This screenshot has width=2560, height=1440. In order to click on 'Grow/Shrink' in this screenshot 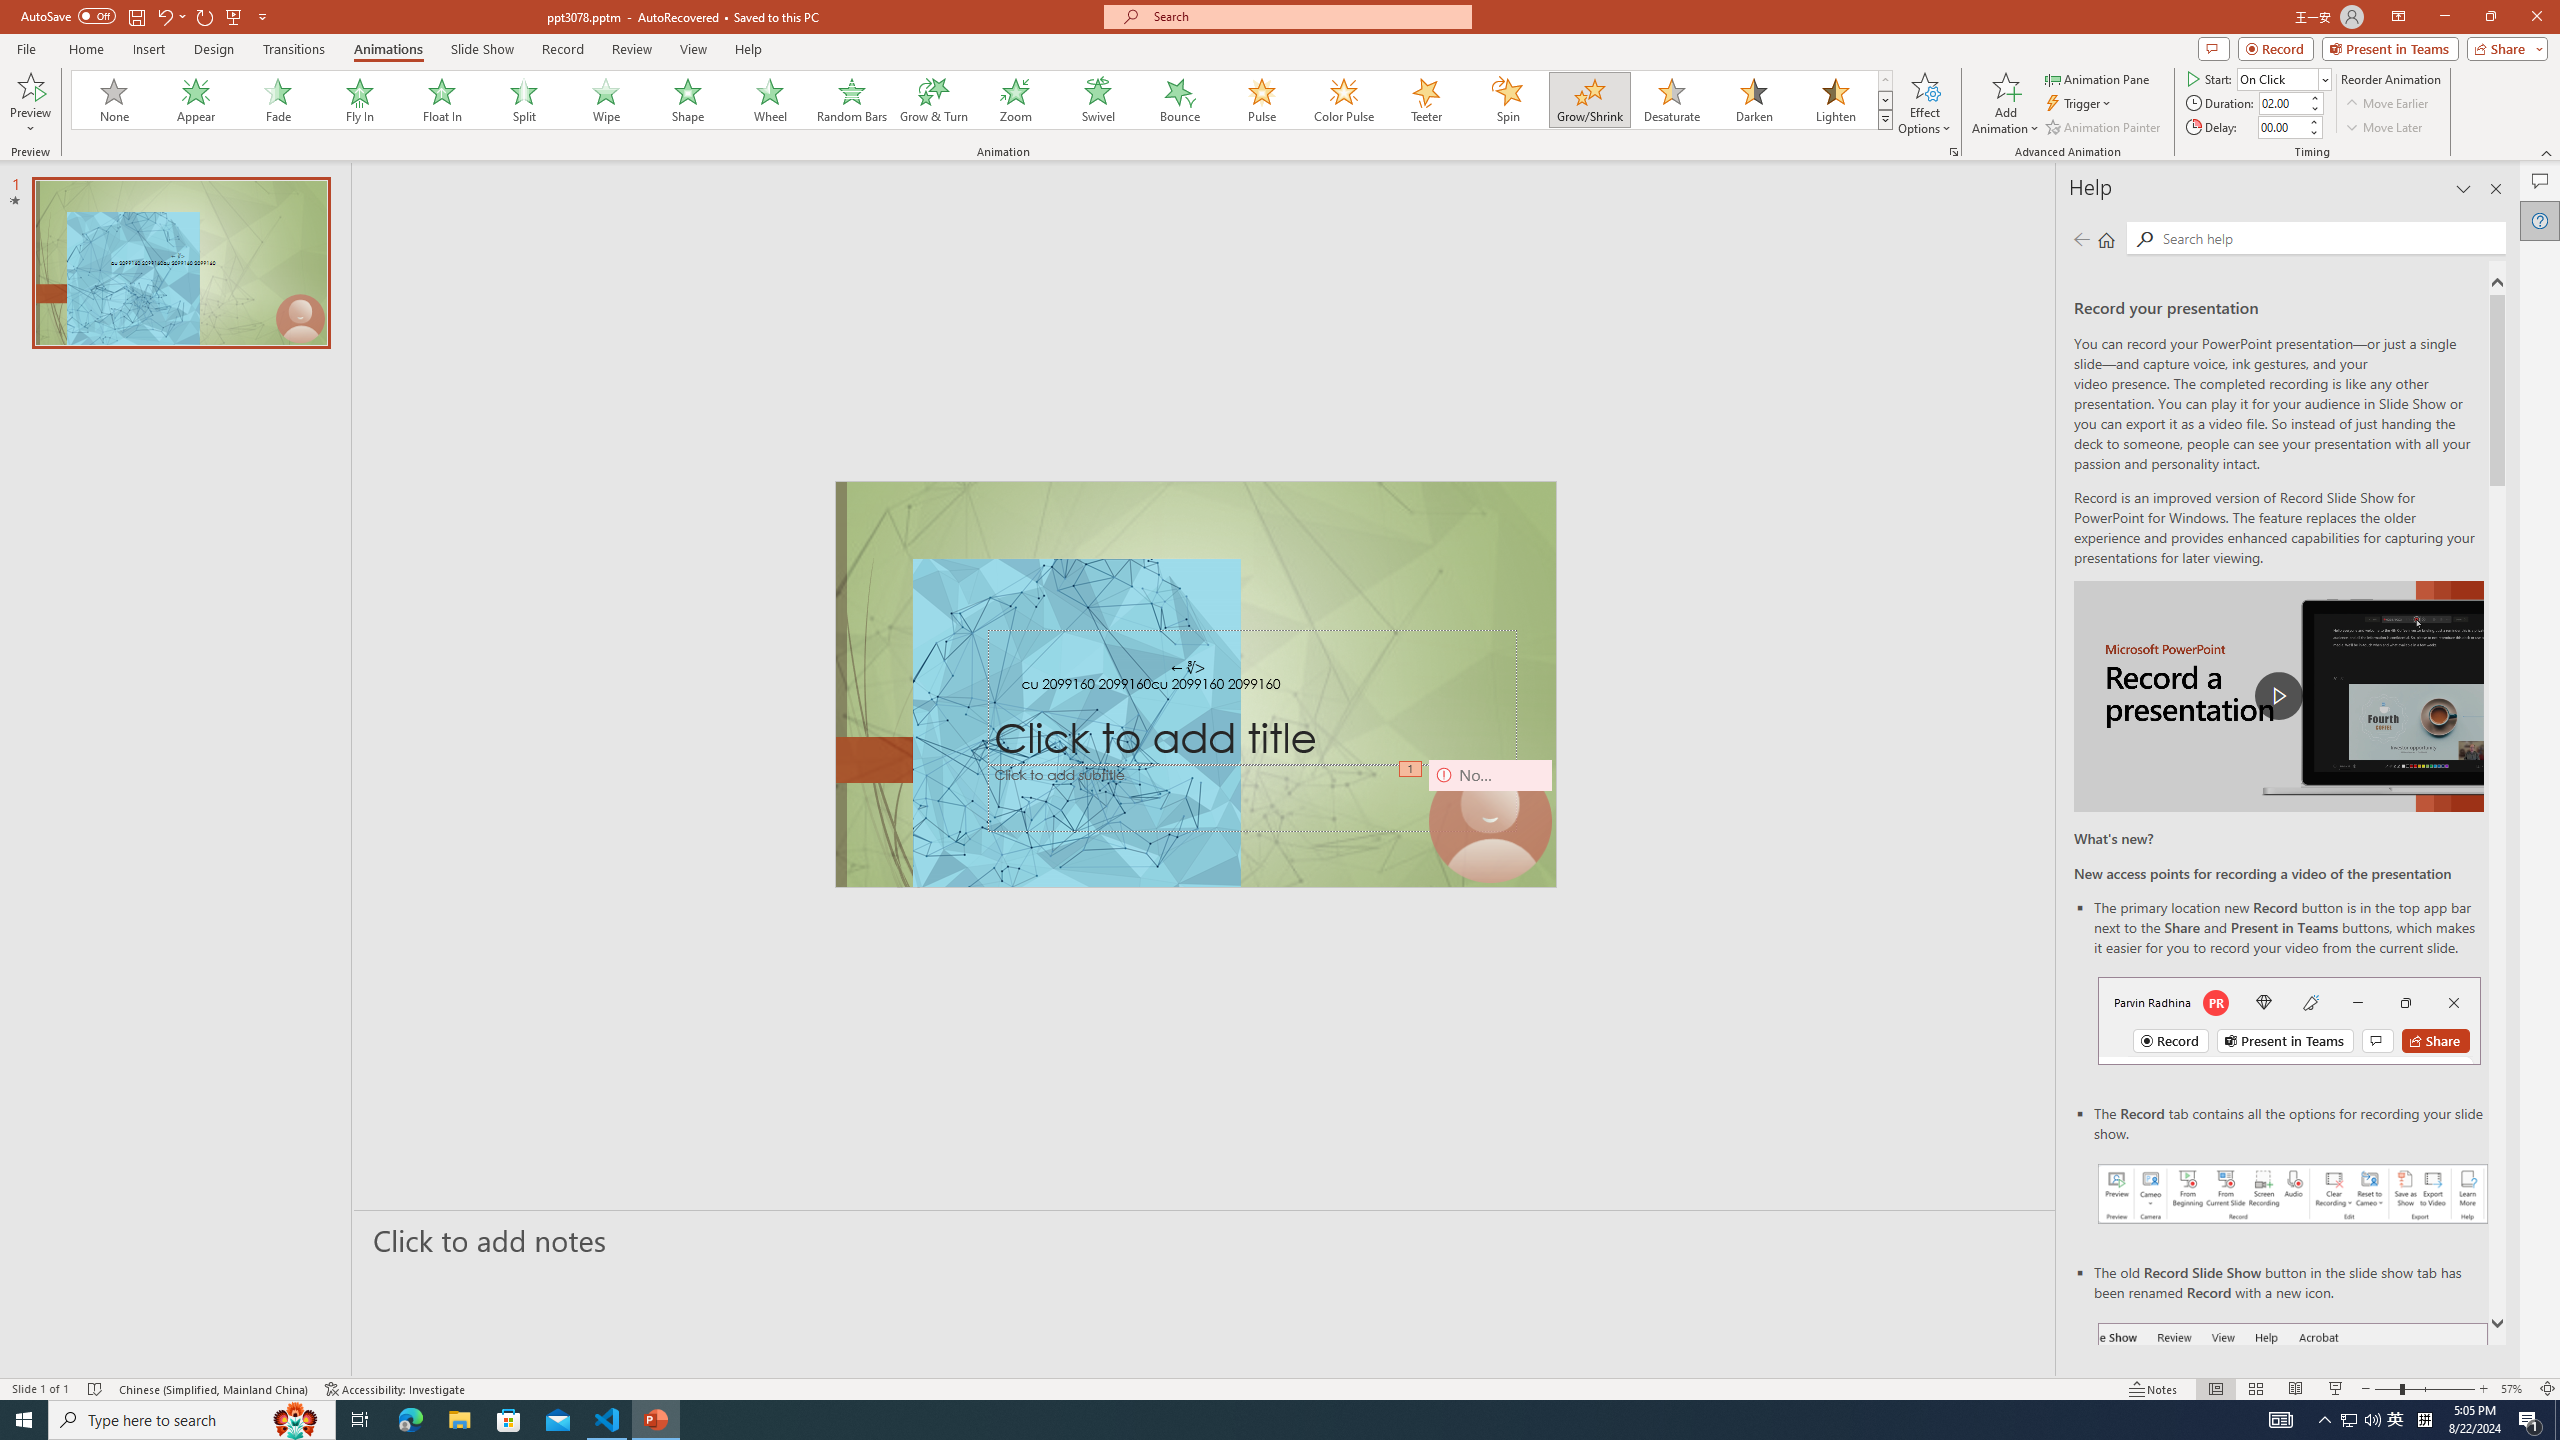, I will do `click(1589, 99)`.